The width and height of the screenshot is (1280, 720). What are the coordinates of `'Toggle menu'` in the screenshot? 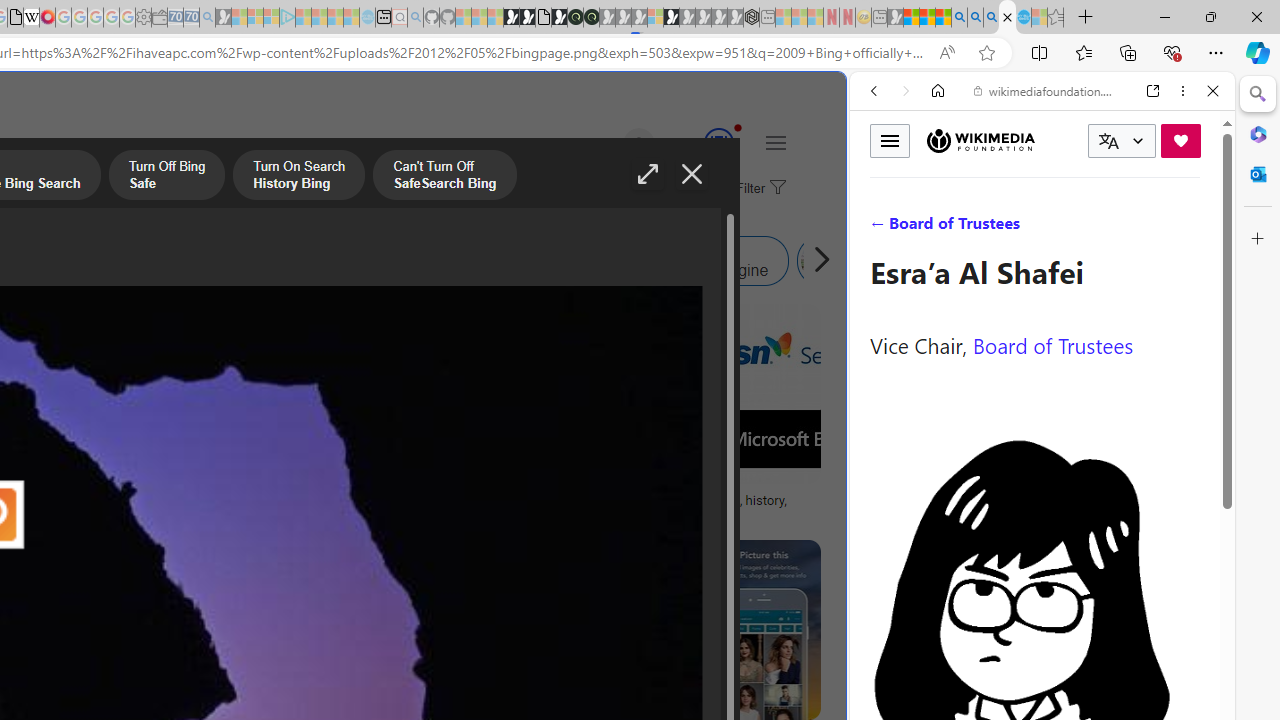 It's located at (889, 139).